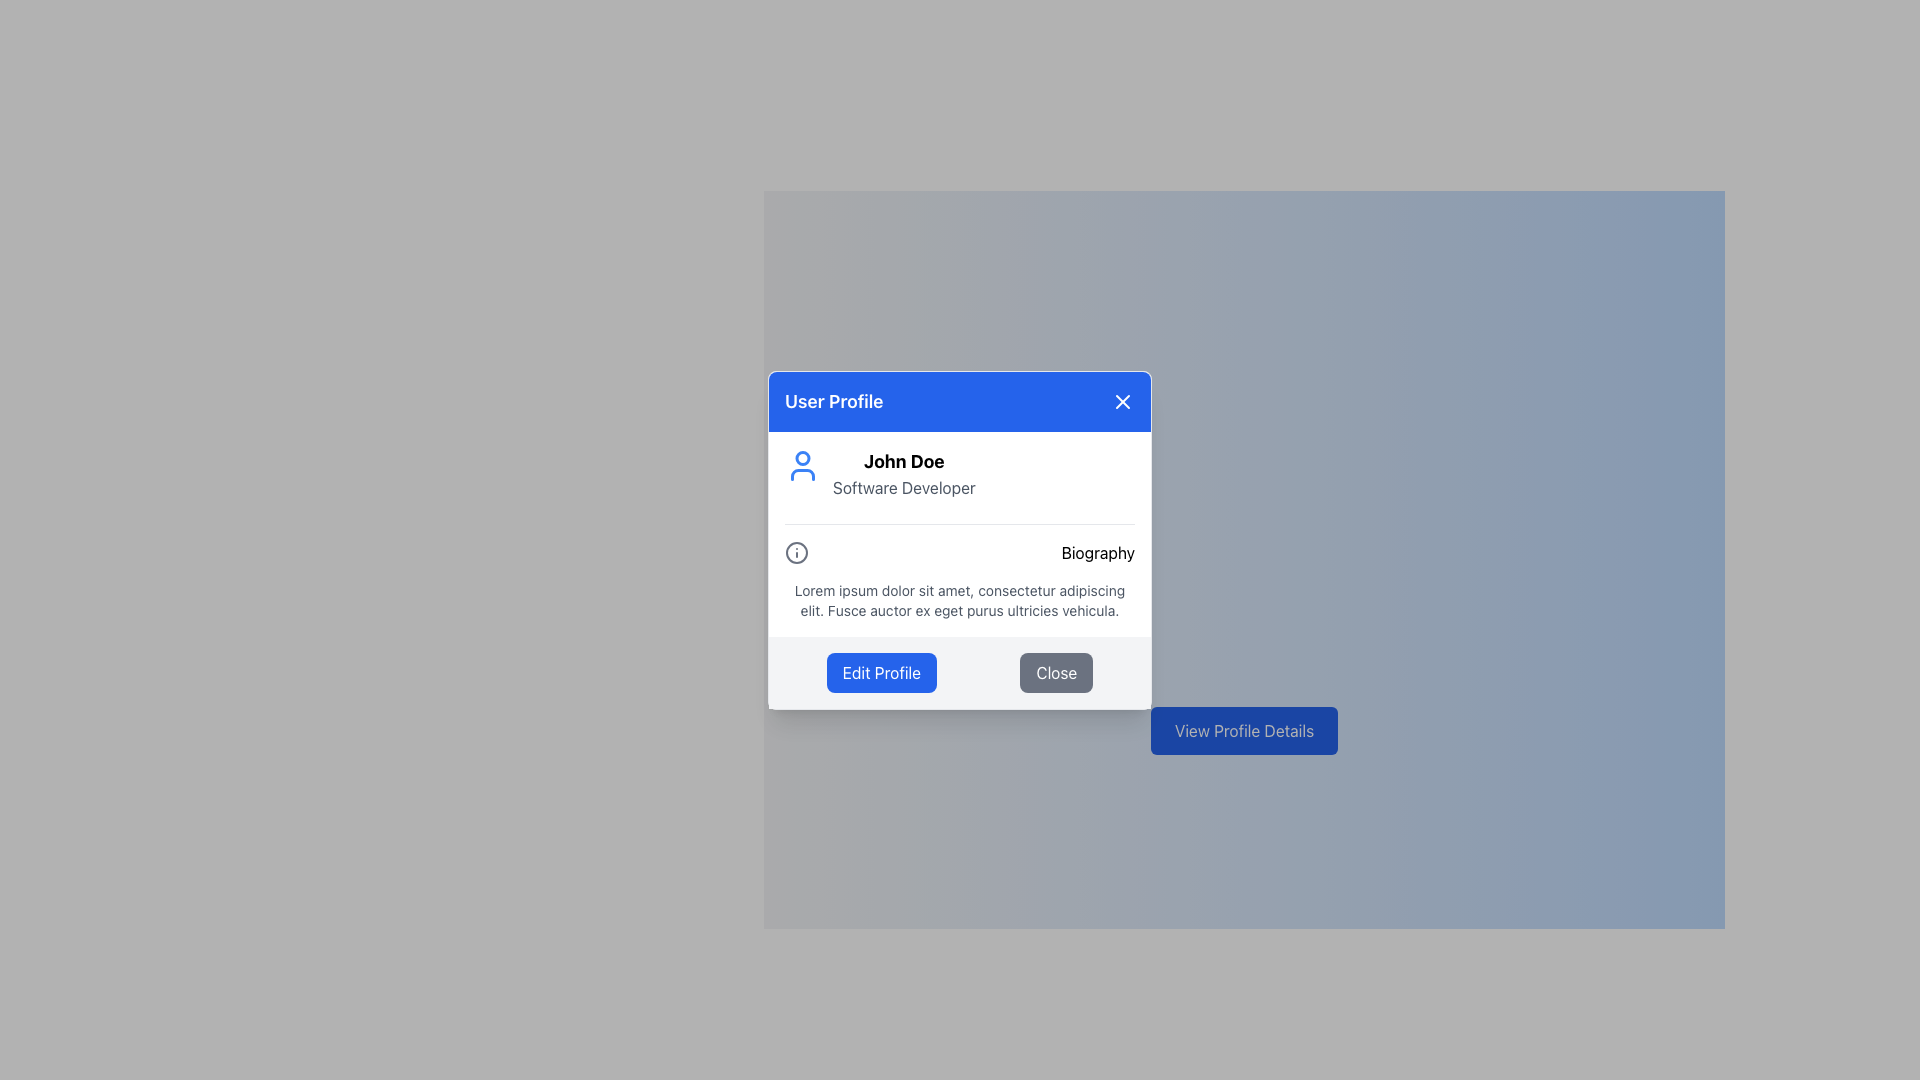 This screenshot has height=1080, width=1920. I want to click on the rounded rectangular button with a blue background and white text 'View Profile Details' to trigger the hover effect, so click(1243, 731).